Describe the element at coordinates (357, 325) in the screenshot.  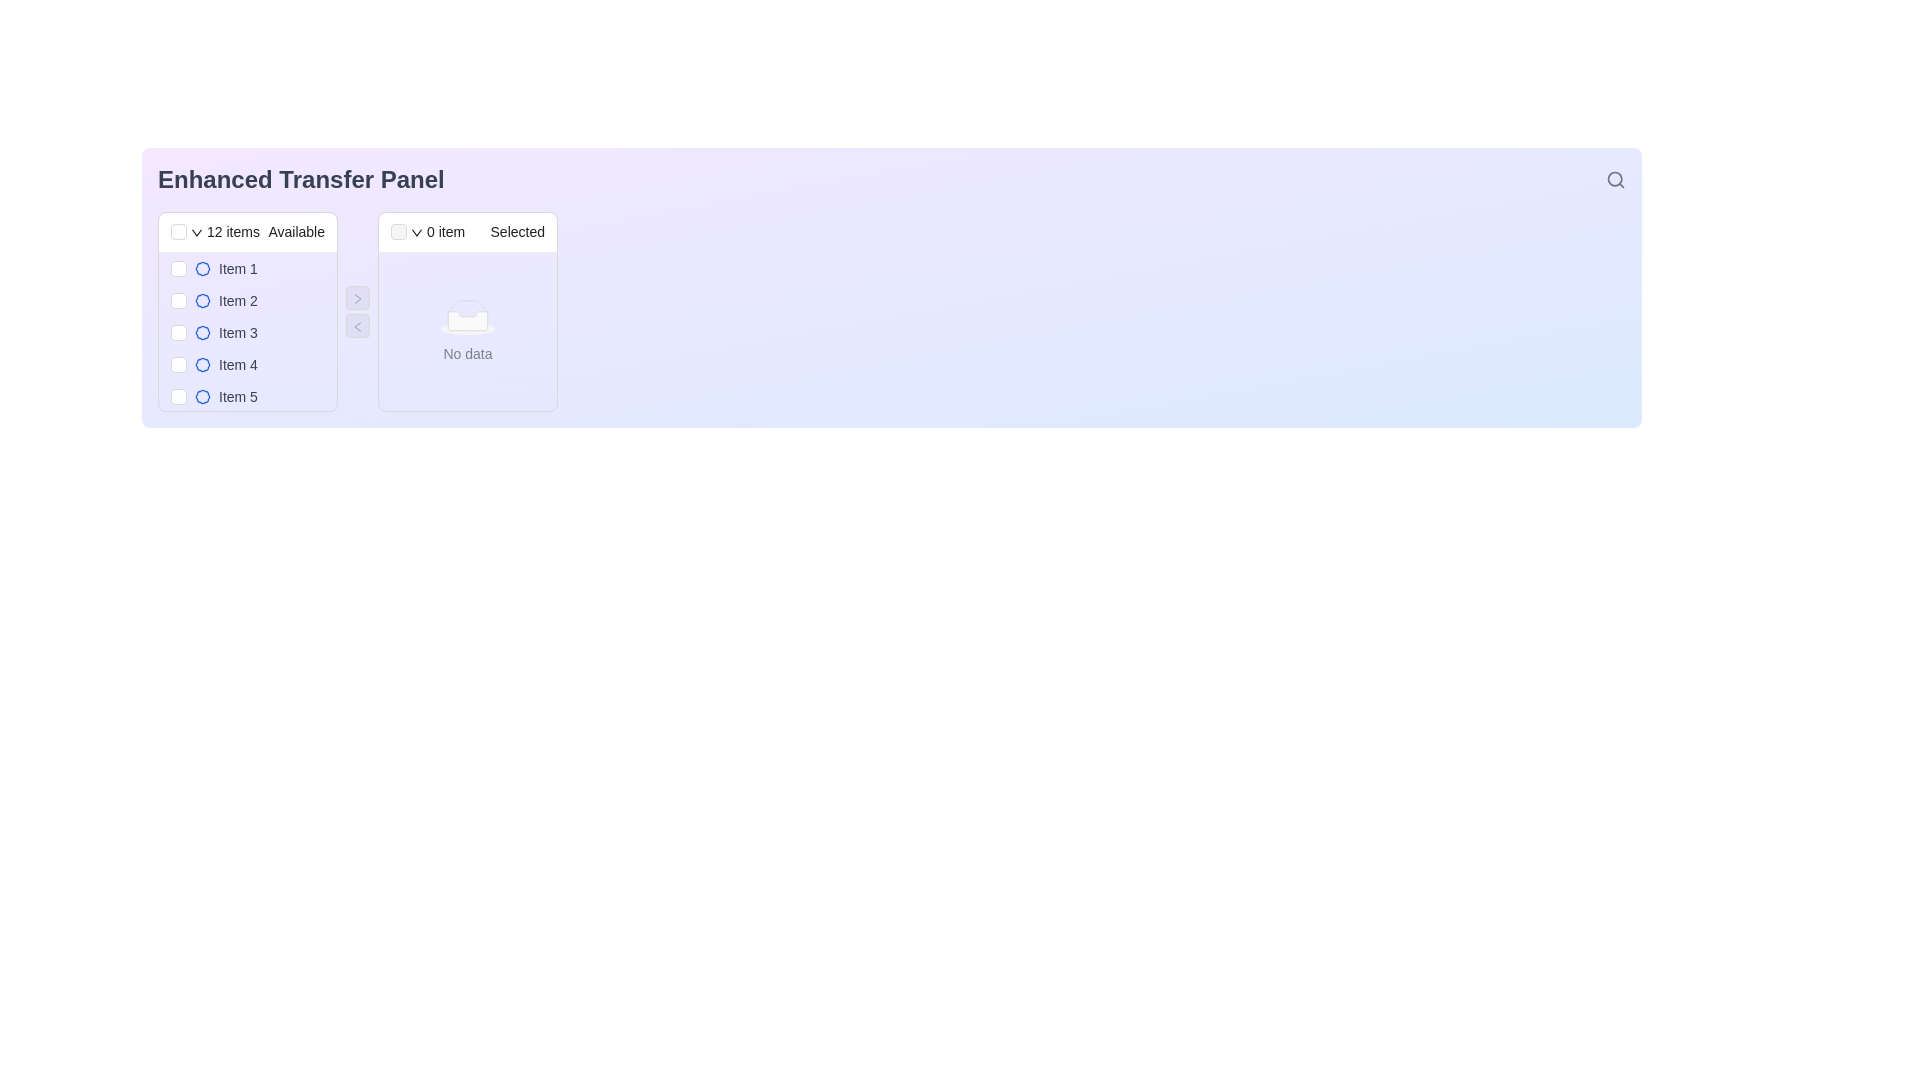
I see `the navigation button located in the center column of the interface, positioned to the left of the right-pointing arrow control button` at that location.